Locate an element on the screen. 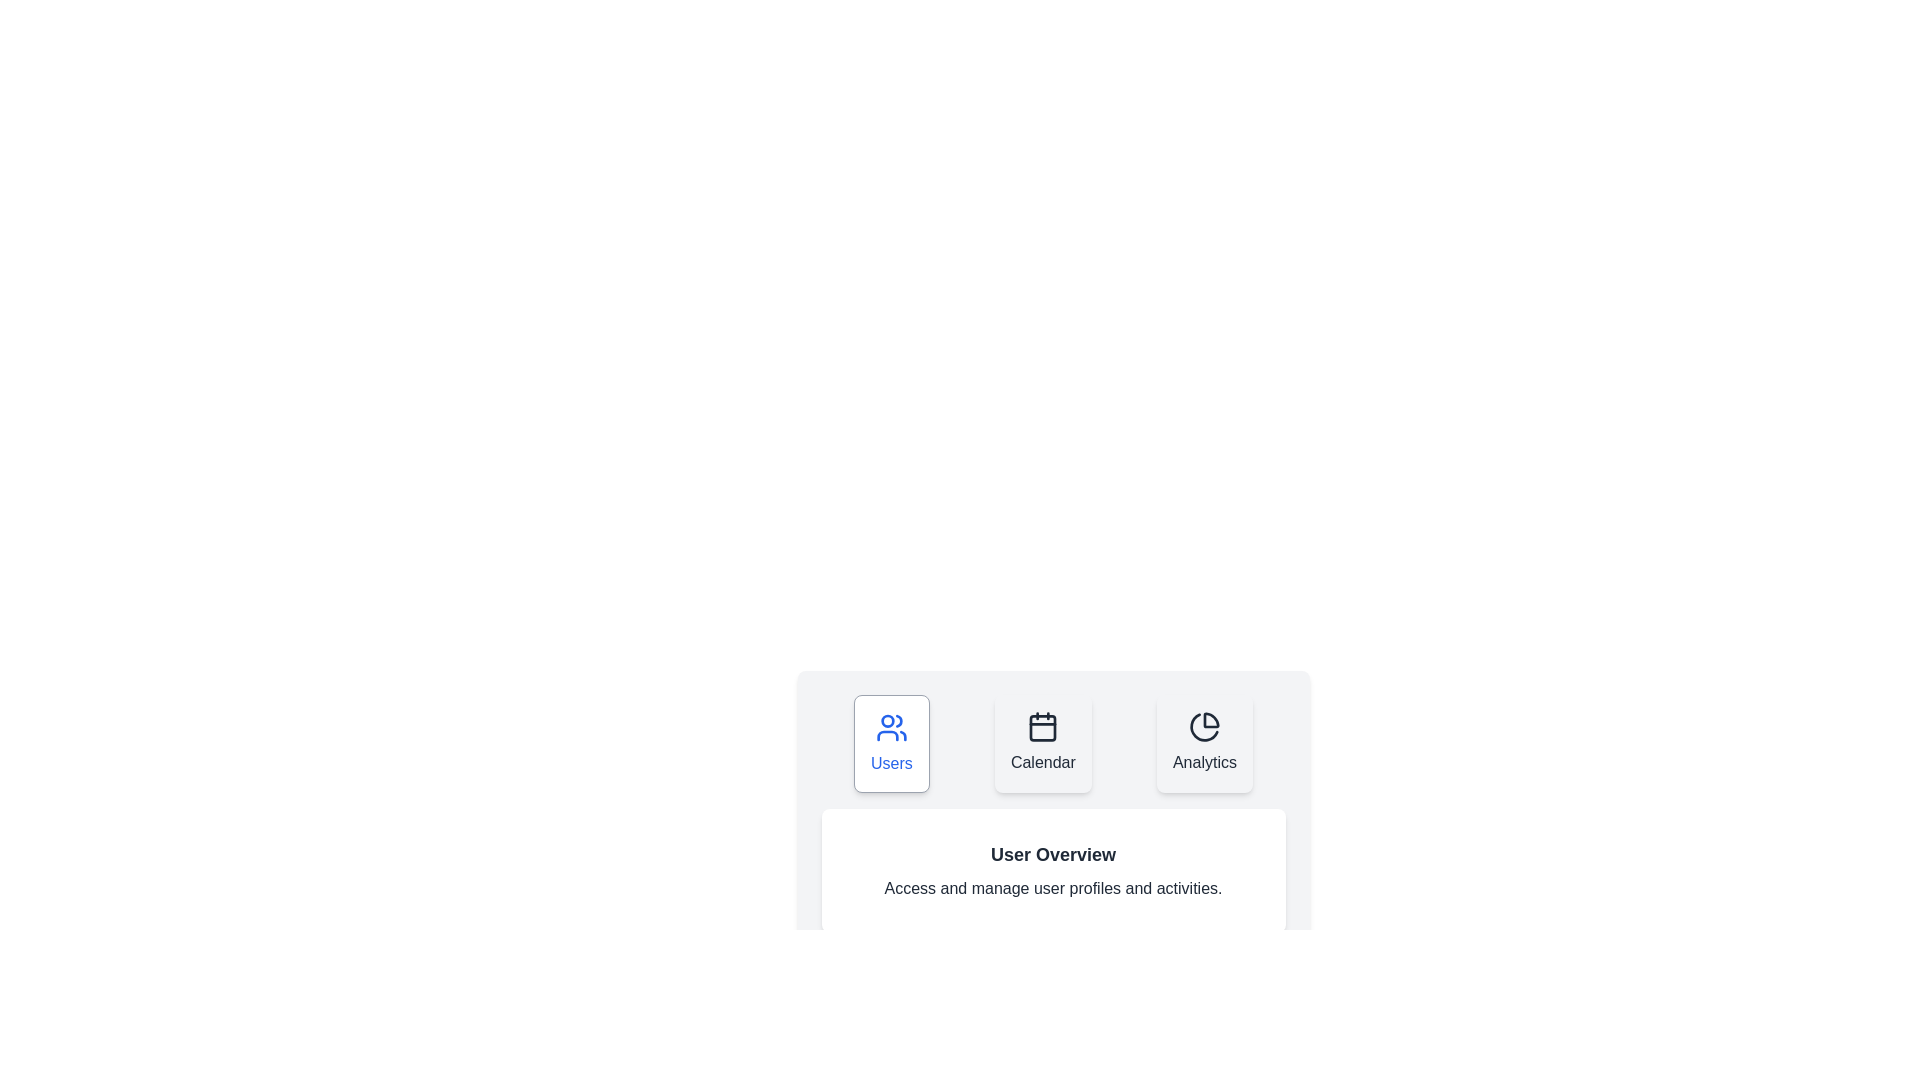 This screenshot has height=1080, width=1920. the navigation button located at the leftmost position among three similar elements is located at coordinates (890, 744).